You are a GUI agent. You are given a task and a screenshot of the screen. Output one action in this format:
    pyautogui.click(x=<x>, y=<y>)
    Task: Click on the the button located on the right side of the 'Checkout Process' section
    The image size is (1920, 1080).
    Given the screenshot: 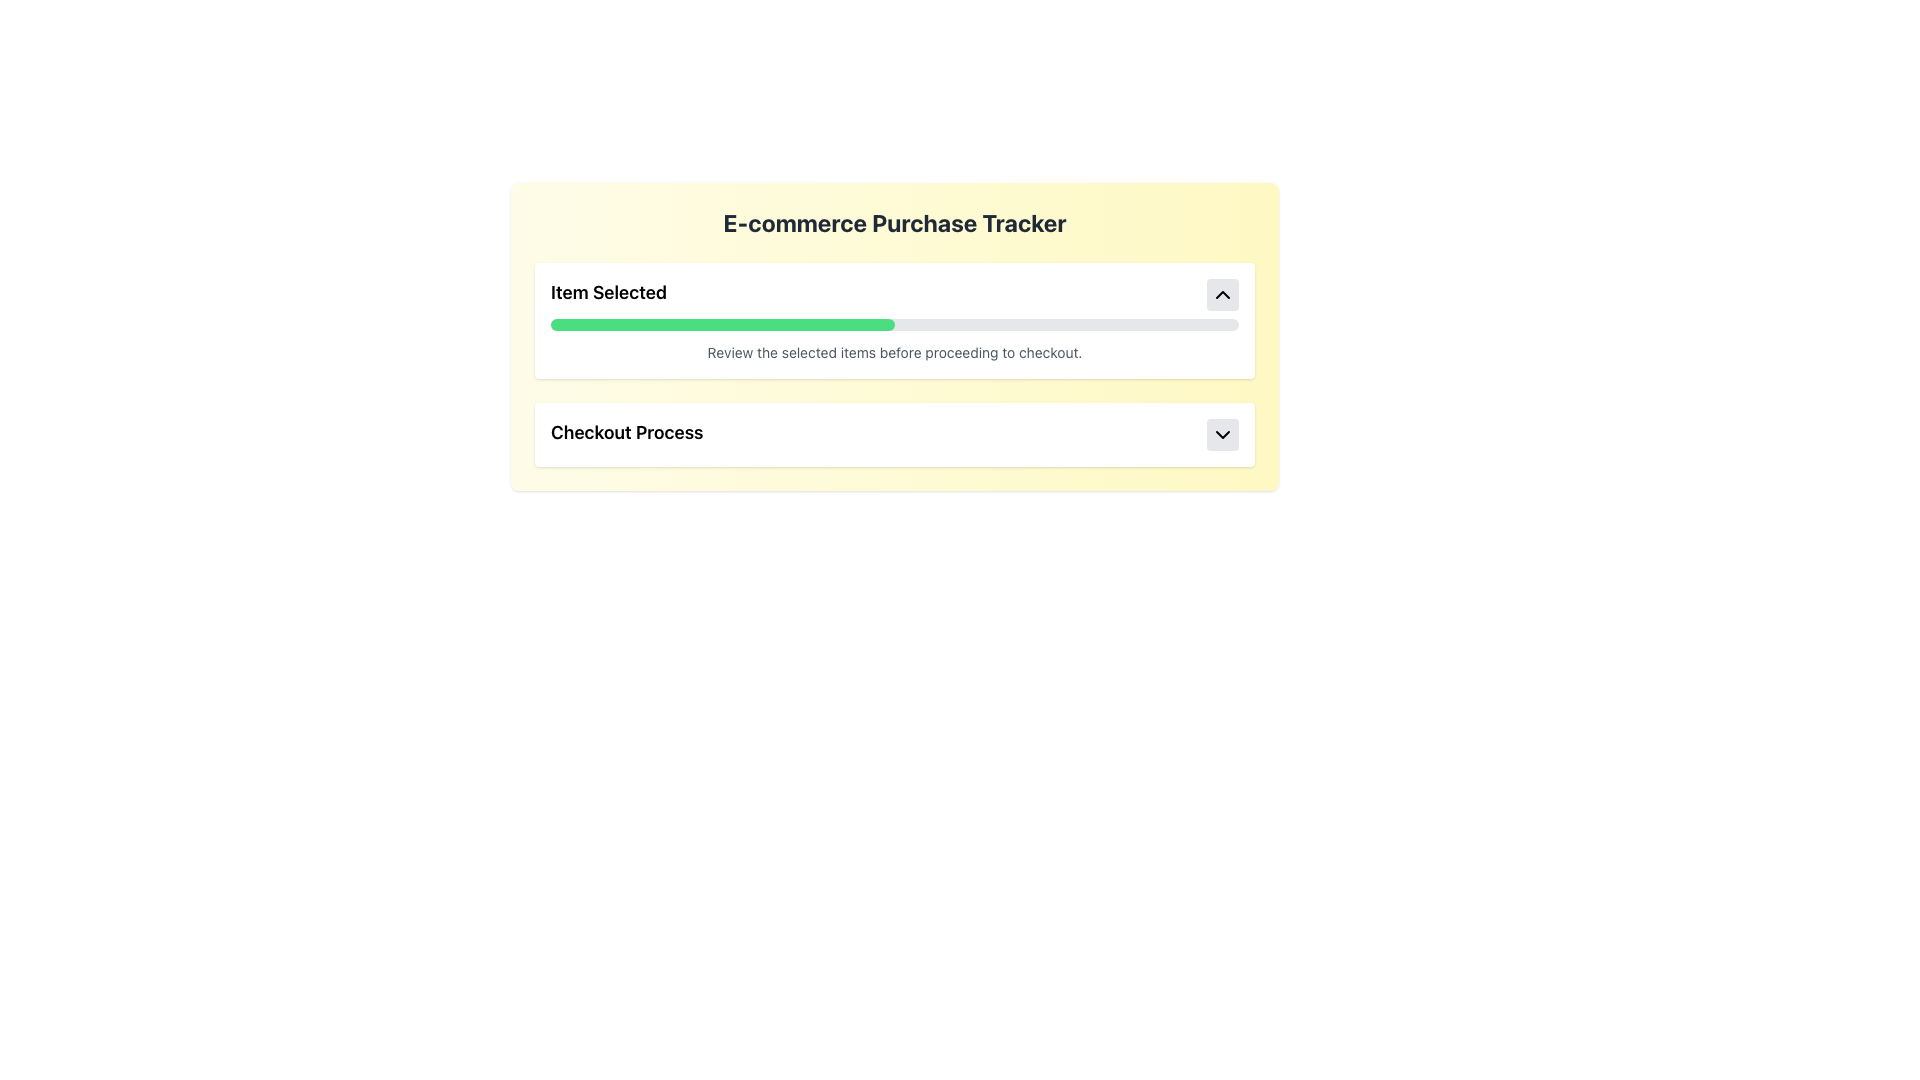 What is the action you would take?
    pyautogui.click(x=1222, y=434)
    